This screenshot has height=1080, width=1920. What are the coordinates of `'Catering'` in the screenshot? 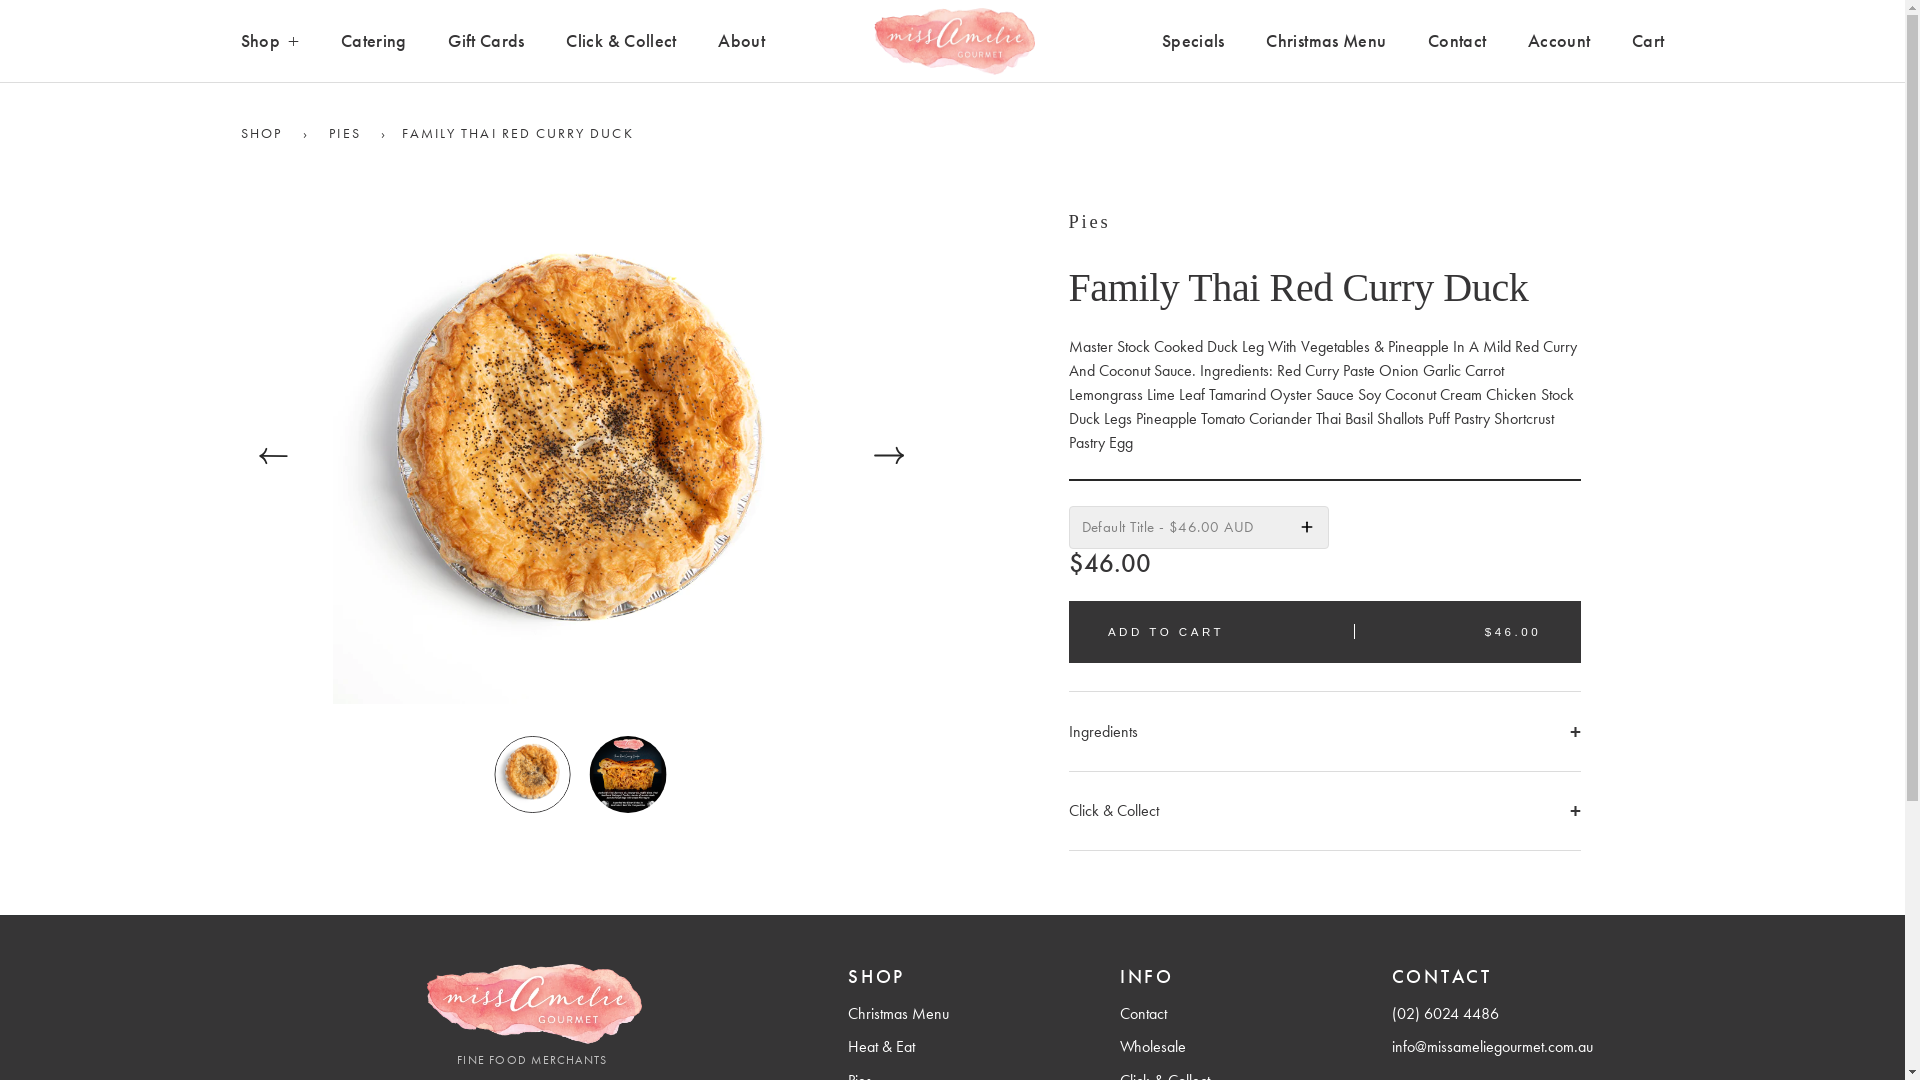 It's located at (374, 41).